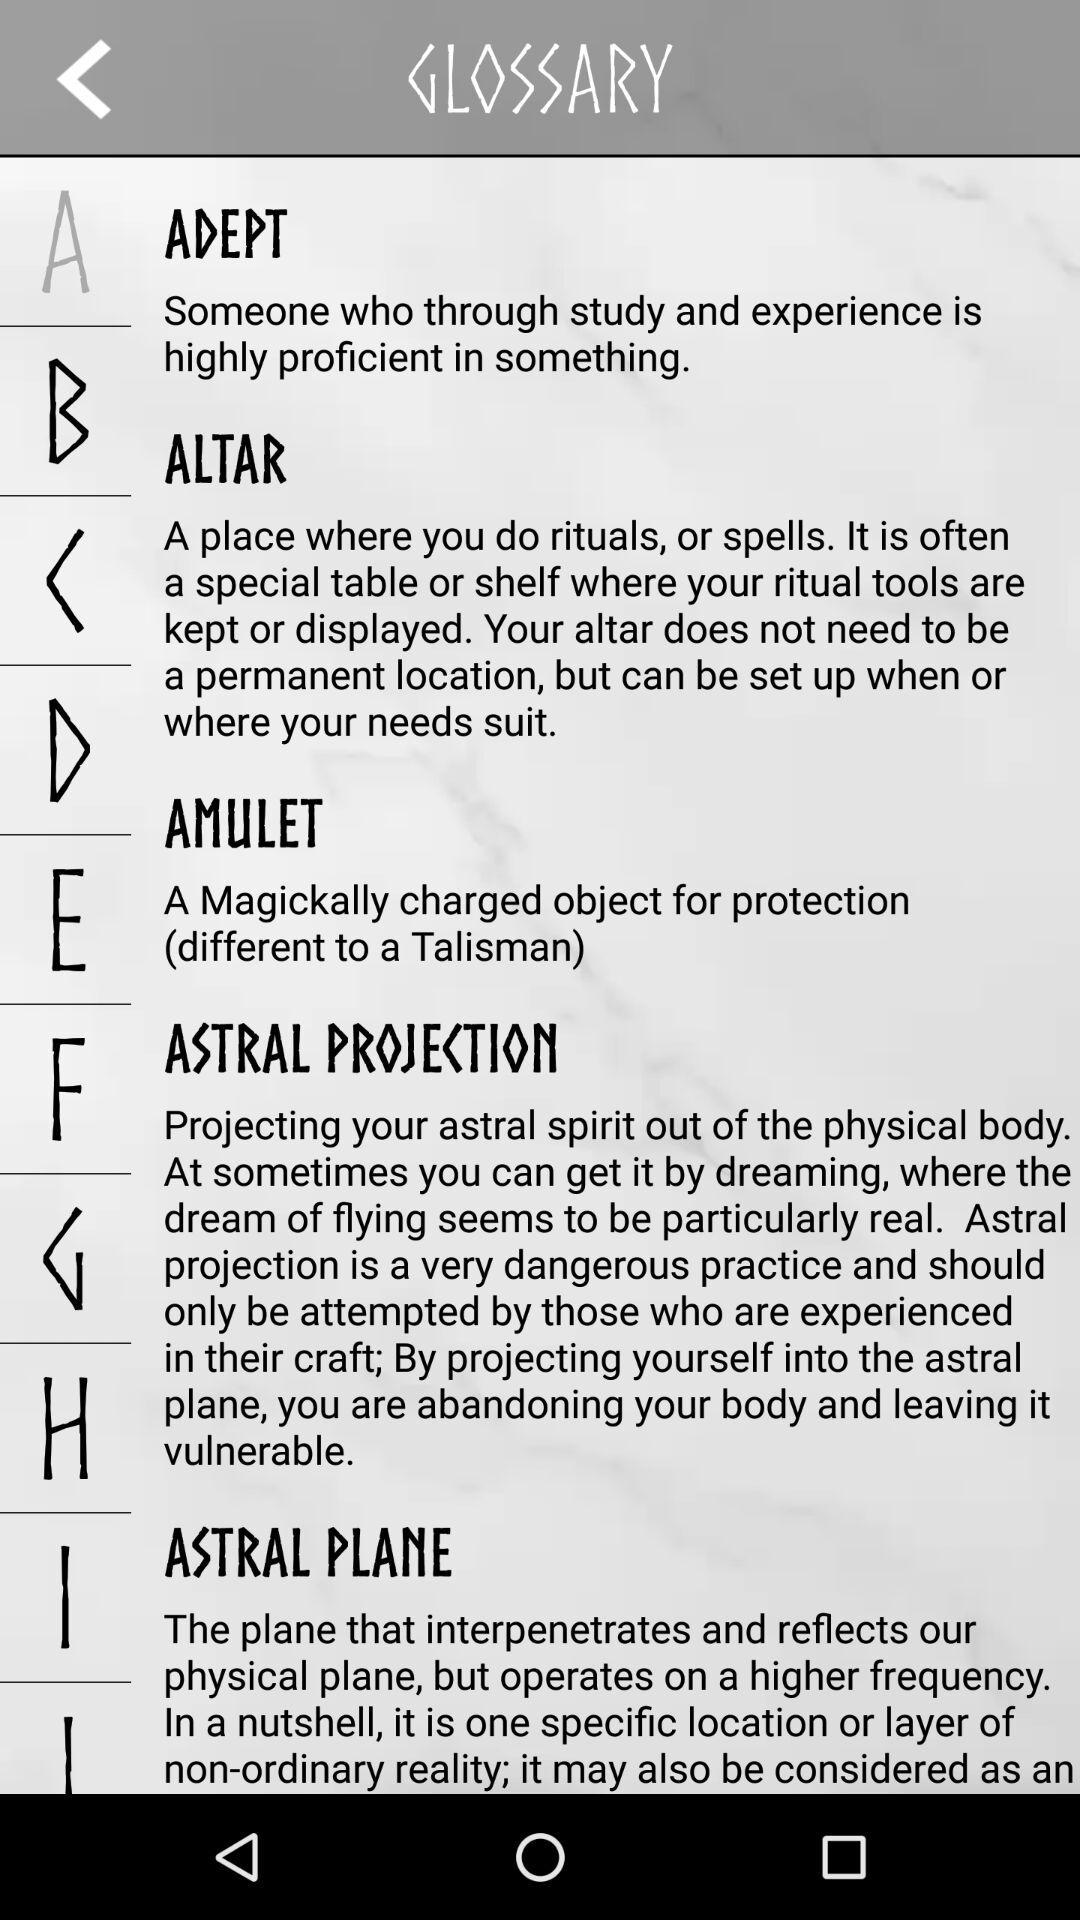 This screenshot has width=1080, height=1920. I want to click on app below the f, so click(64, 1257).